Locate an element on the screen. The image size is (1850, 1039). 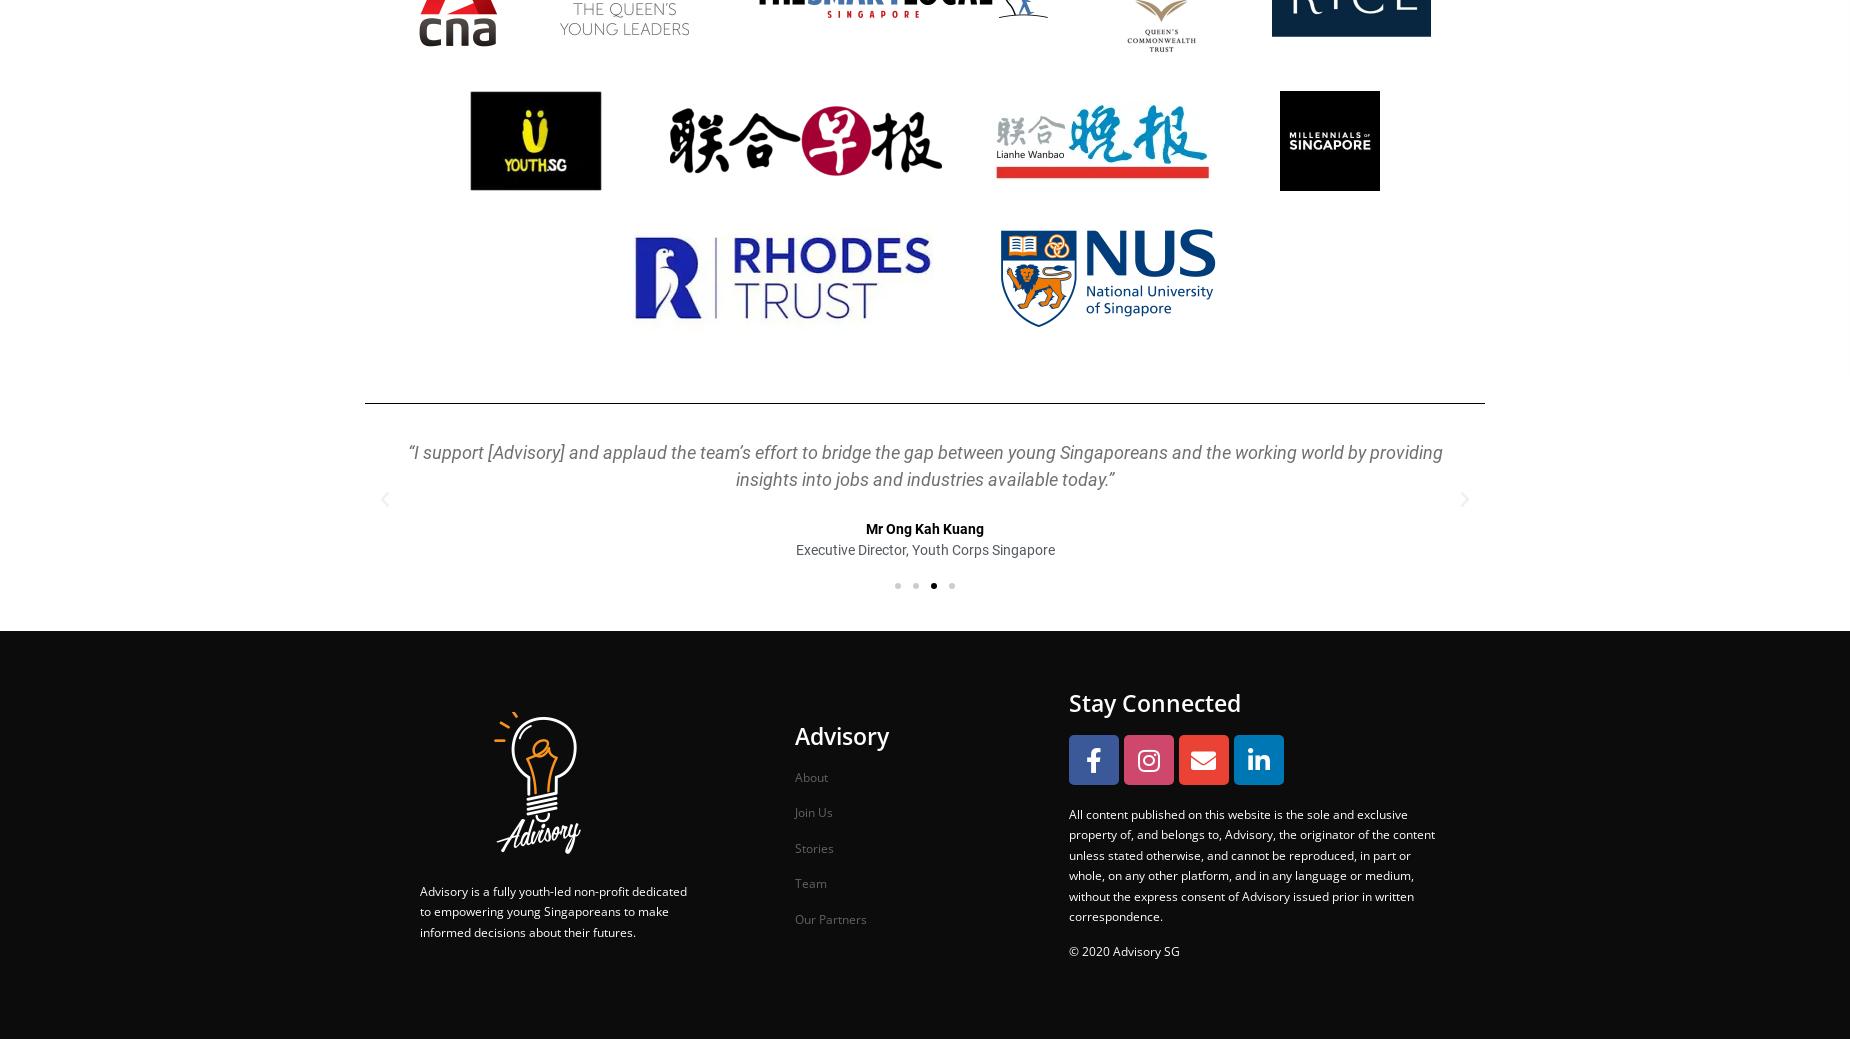
'Team' is located at coordinates (809, 883).